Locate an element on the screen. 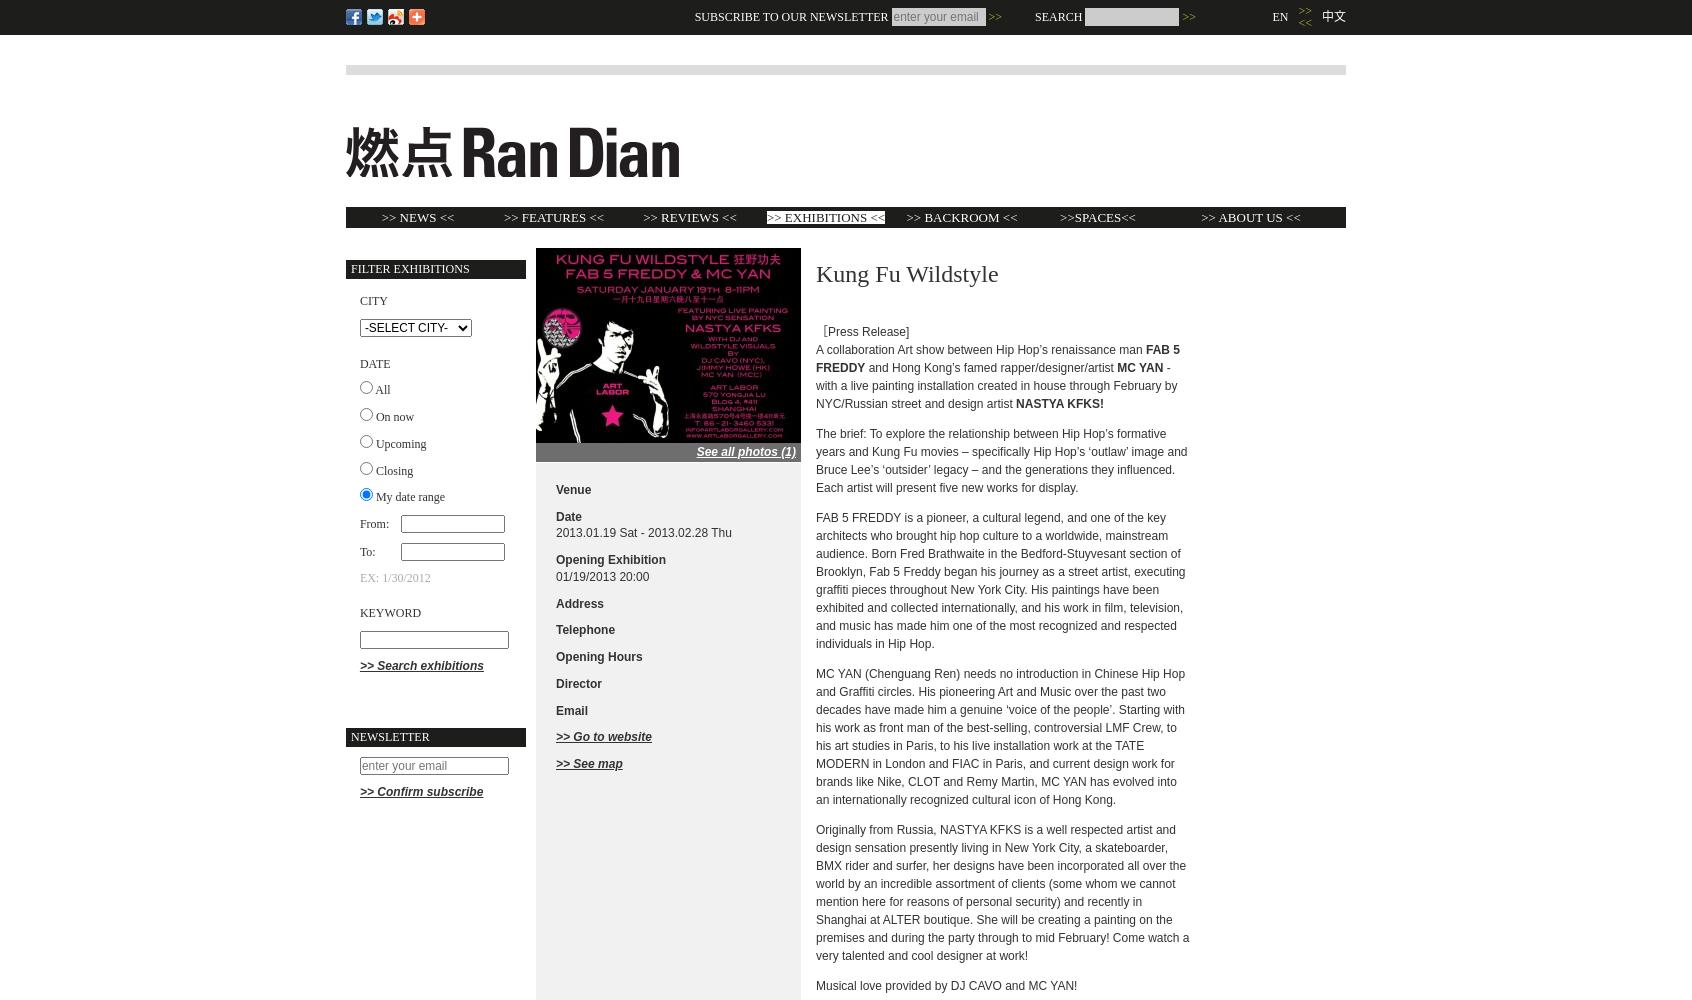 The image size is (1692, 1000). 'See all photos (1)' is located at coordinates (745, 451).